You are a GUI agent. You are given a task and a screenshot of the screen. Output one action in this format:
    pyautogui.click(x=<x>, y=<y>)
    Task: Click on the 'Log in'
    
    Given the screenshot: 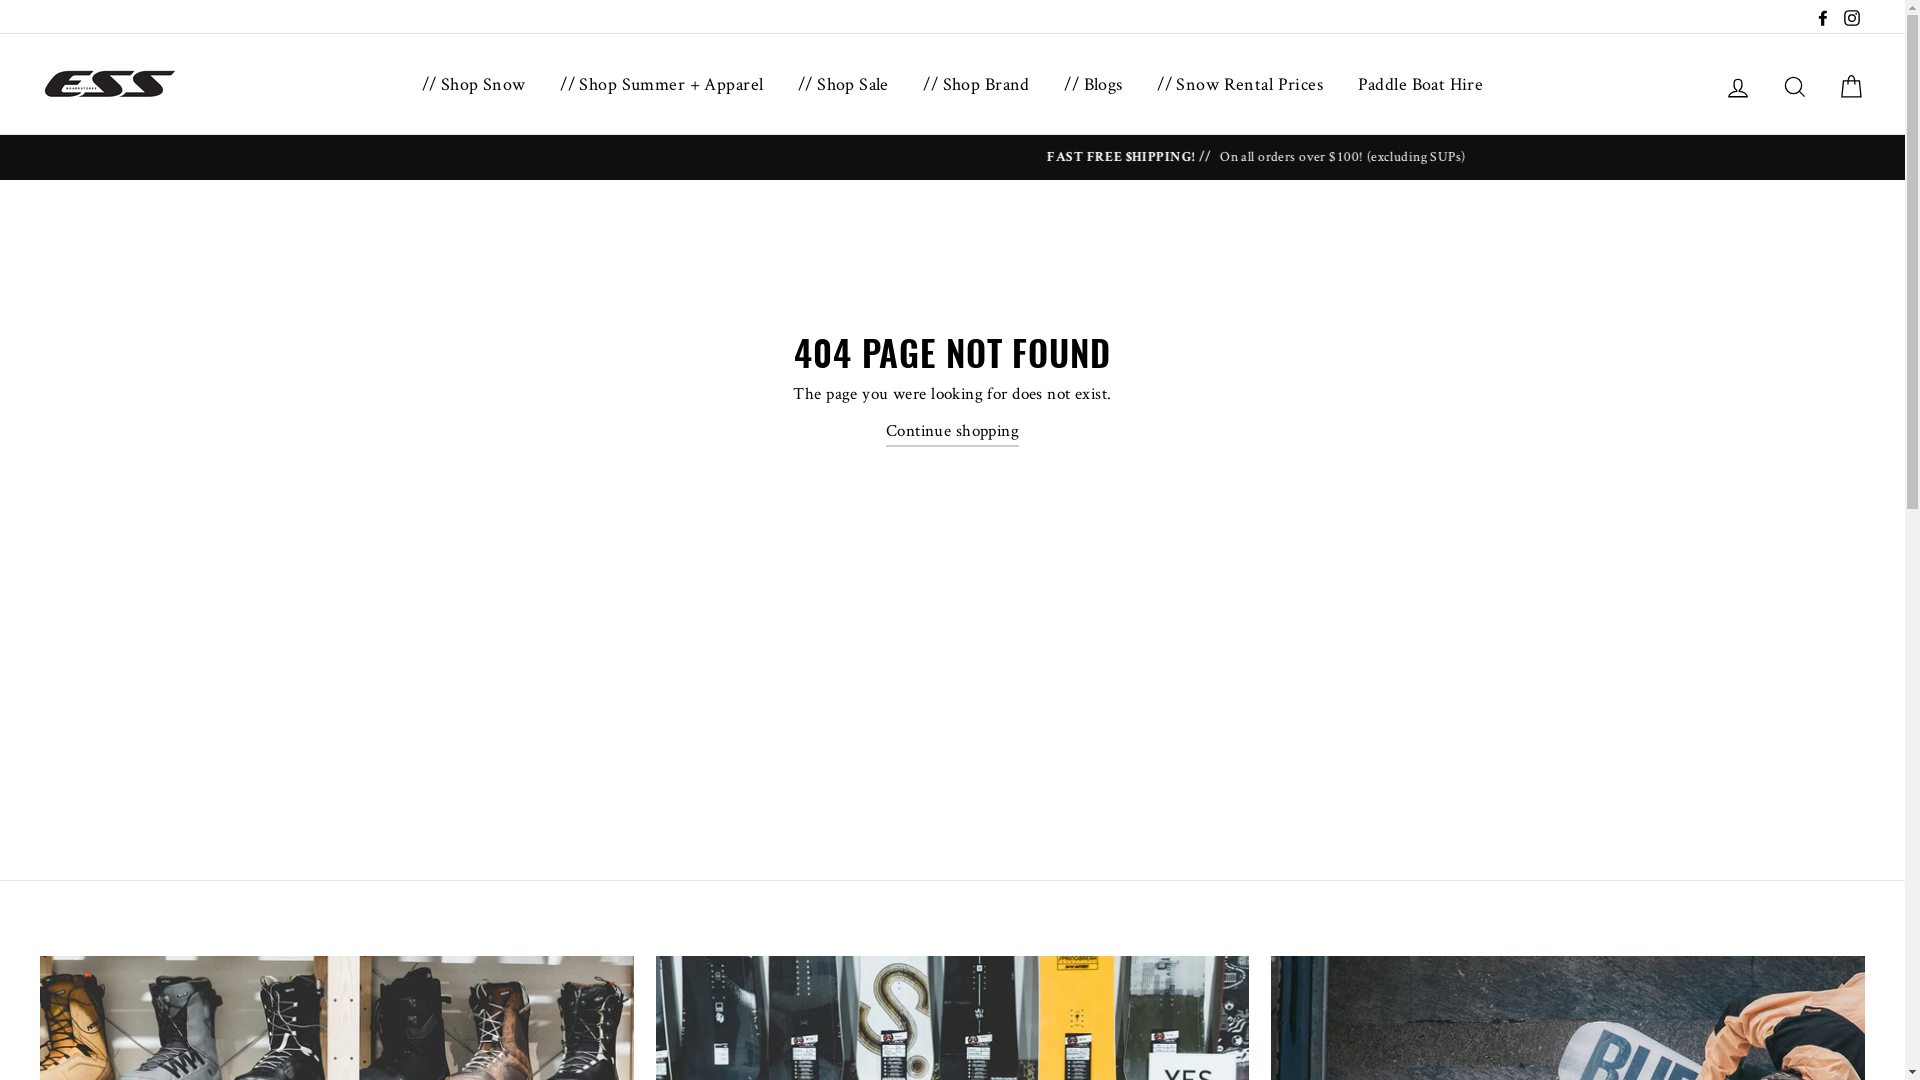 What is the action you would take?
    pyautogui.click(x=1736, y=83)
    